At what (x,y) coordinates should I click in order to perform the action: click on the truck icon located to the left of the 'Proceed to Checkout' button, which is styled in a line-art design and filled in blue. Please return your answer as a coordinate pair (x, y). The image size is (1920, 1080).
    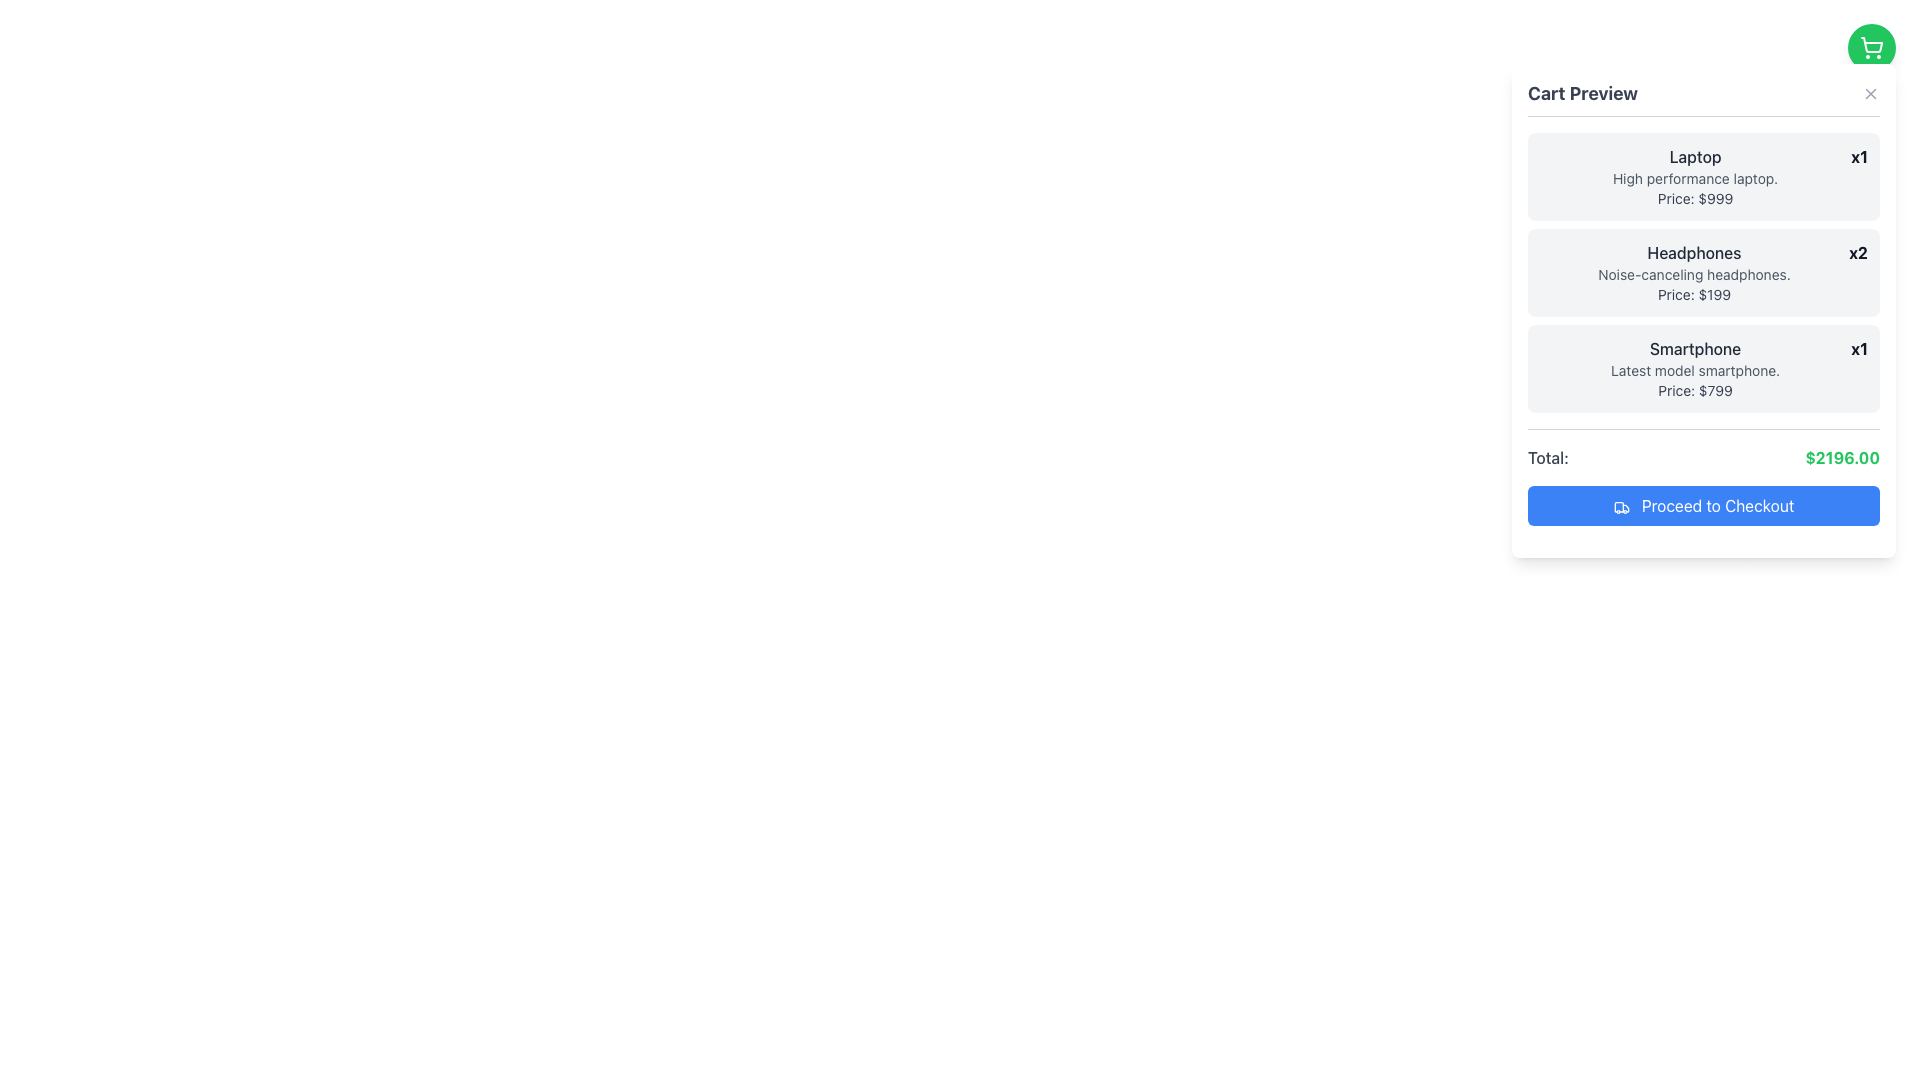
    Looking at the image, I should click on (1621, 506).